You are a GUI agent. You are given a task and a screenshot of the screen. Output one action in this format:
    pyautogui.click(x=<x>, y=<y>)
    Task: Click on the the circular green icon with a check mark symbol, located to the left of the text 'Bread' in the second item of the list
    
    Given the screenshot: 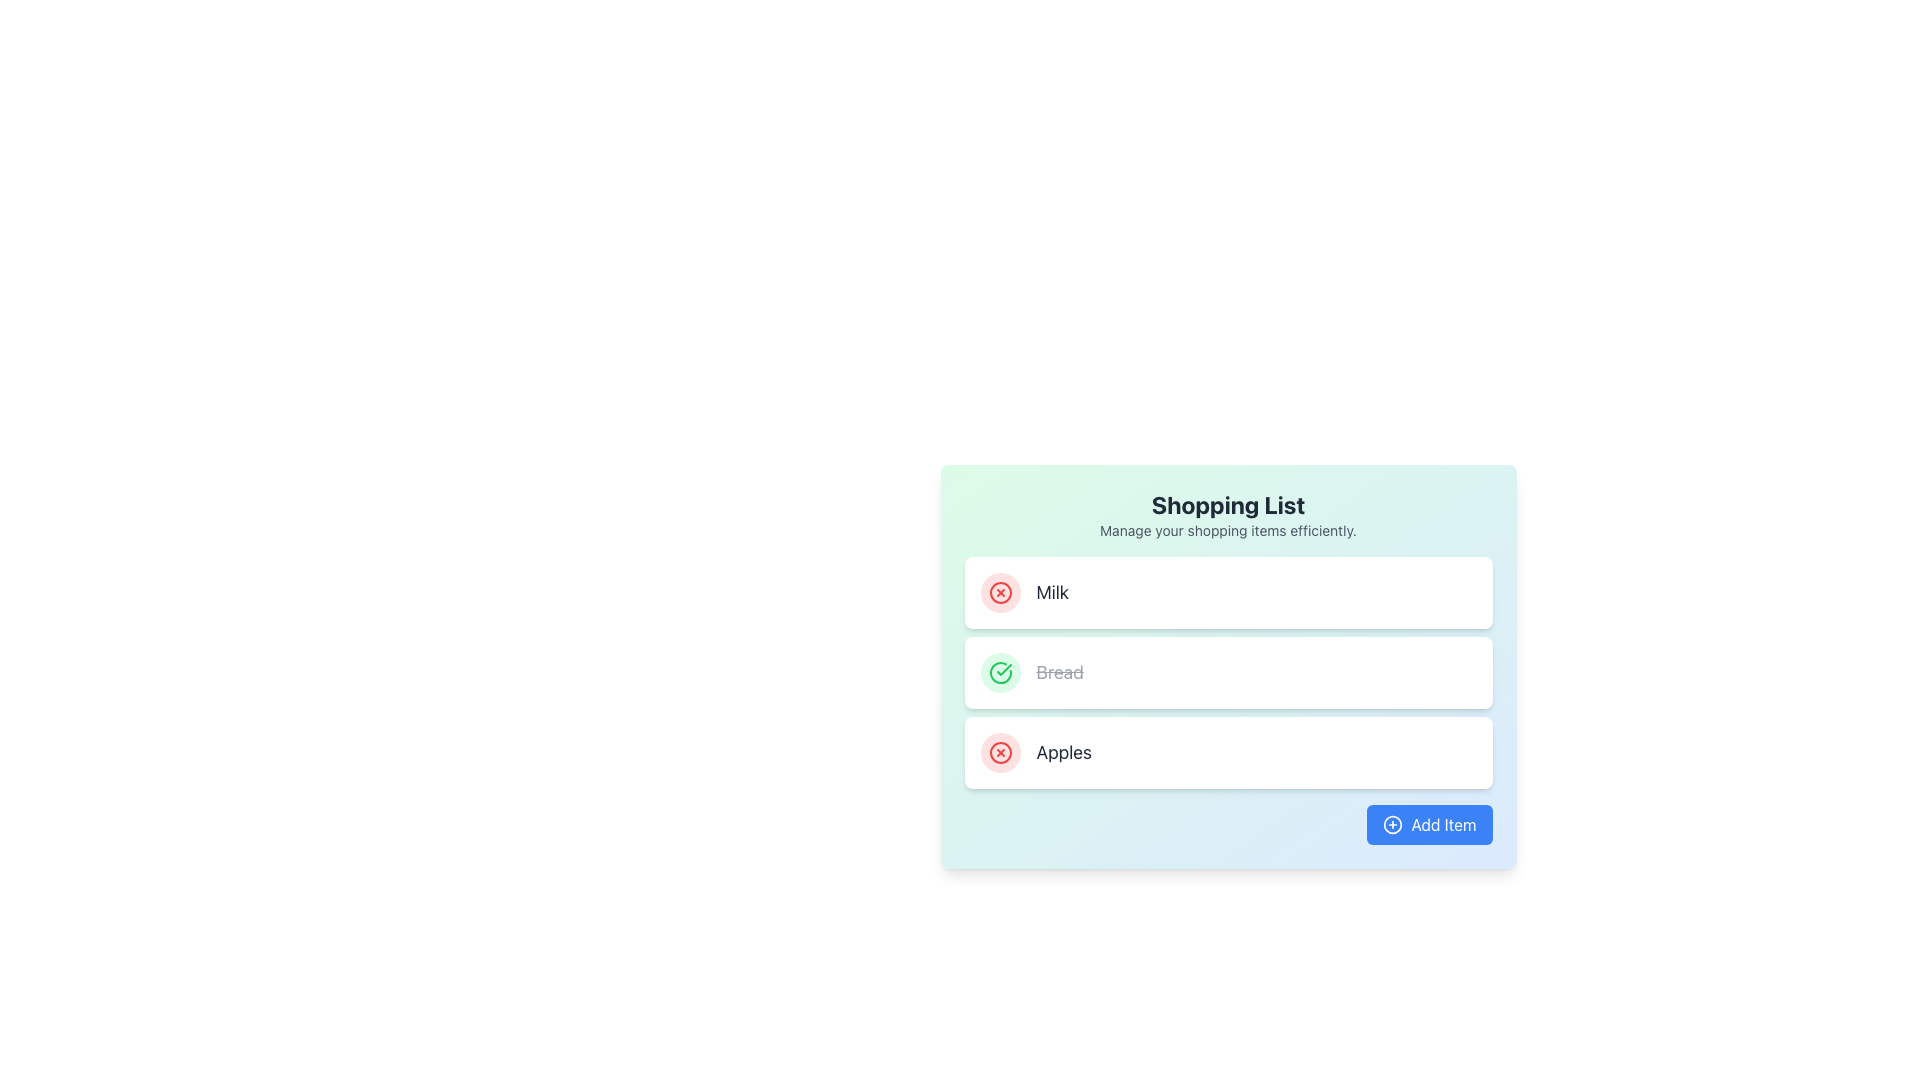 What is the action you would take?
    pyautogui.click(x=1000, y=672)
    